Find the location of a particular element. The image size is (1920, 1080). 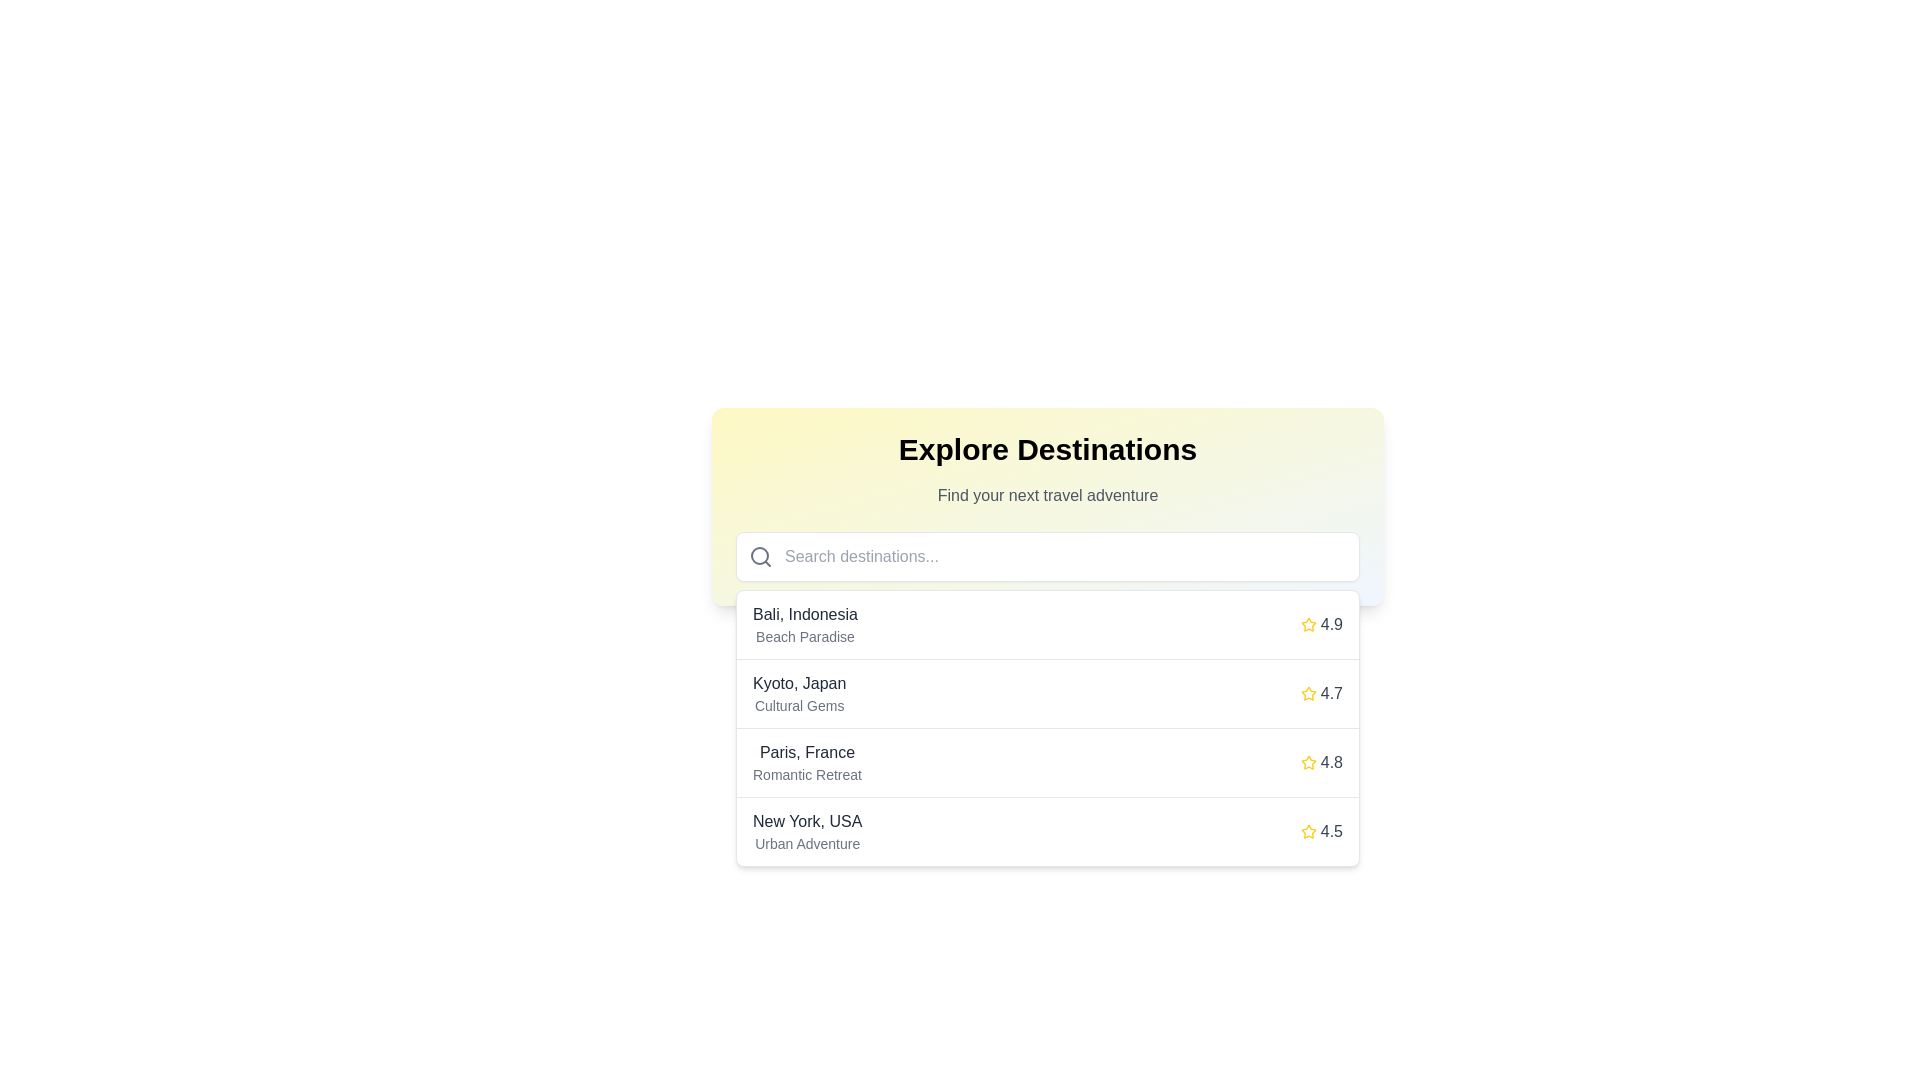

the star icon that visually represents a rating of '4.7' located in the top-right section of the interface, next to 'Kyoto, Japan' is located at coordinates (1308, 693).